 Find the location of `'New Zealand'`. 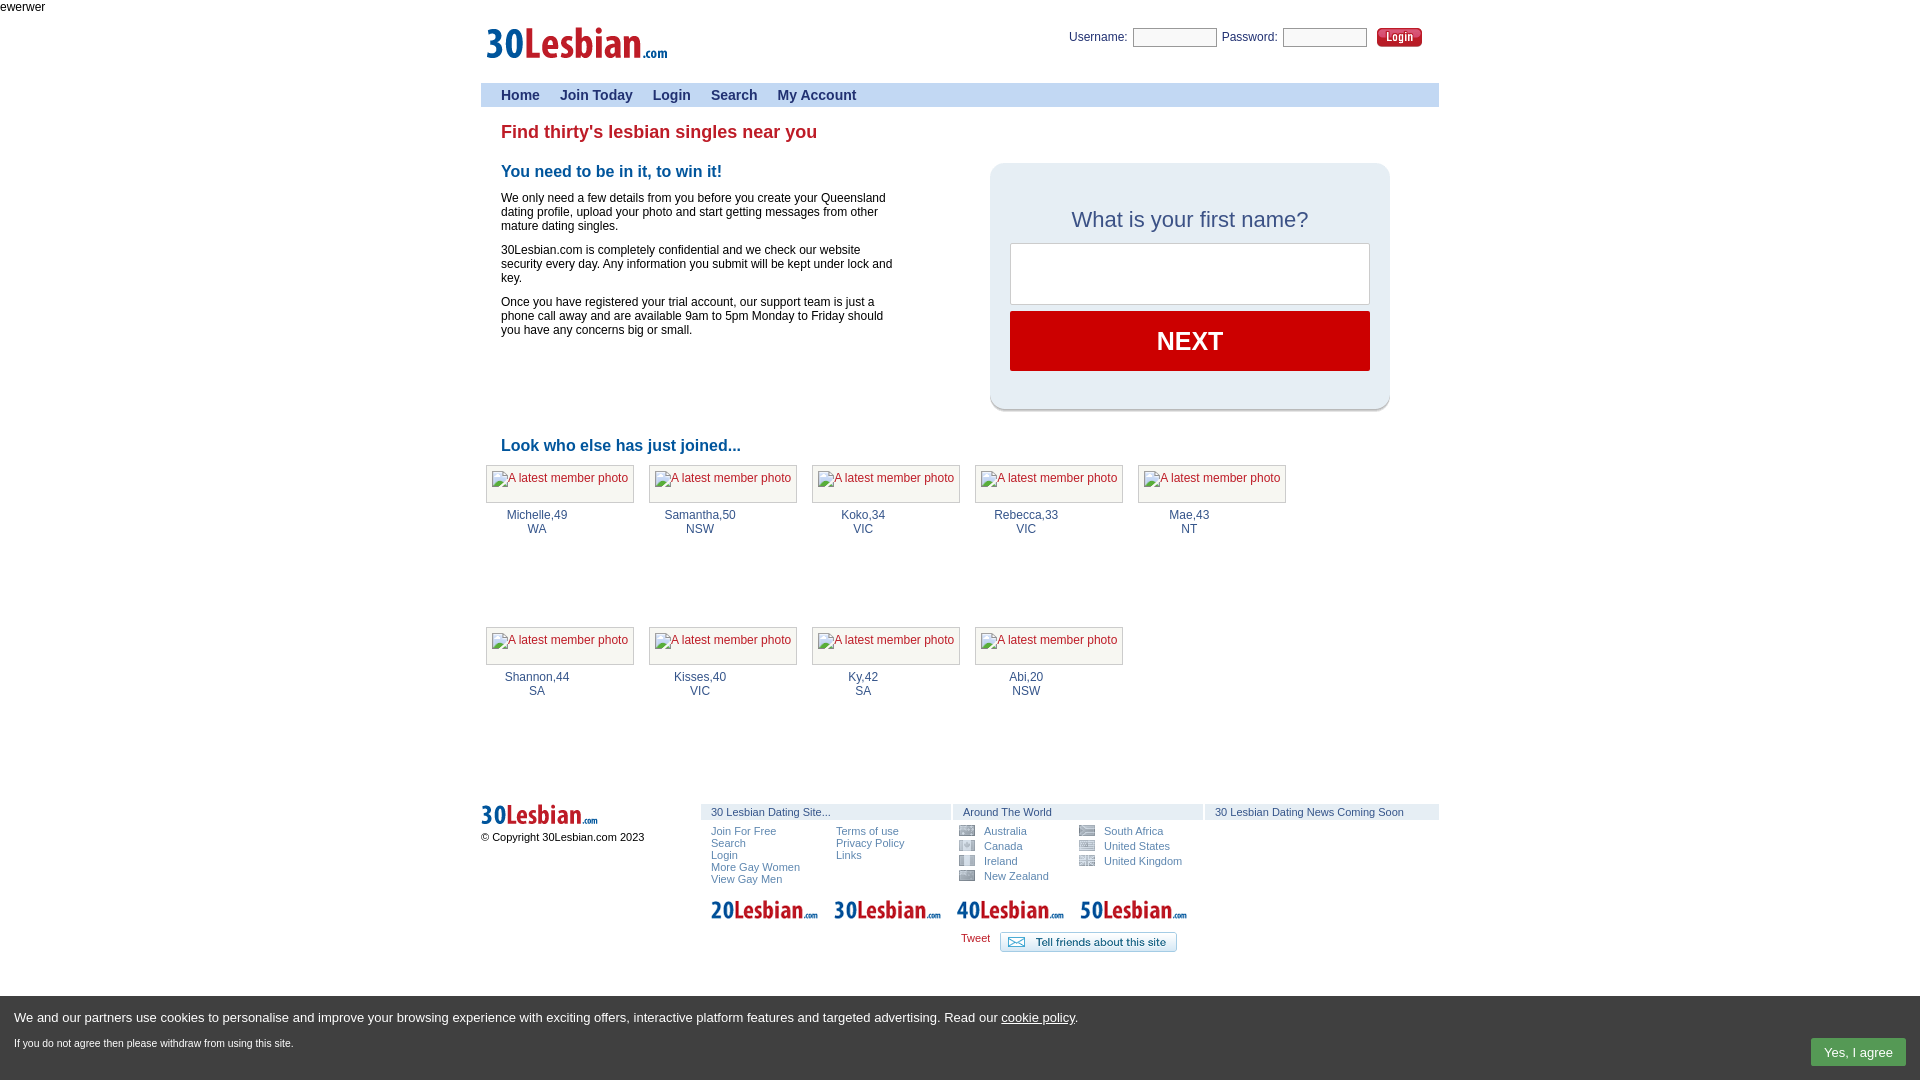

'New Zealand' is located at coordinates (958, 874).